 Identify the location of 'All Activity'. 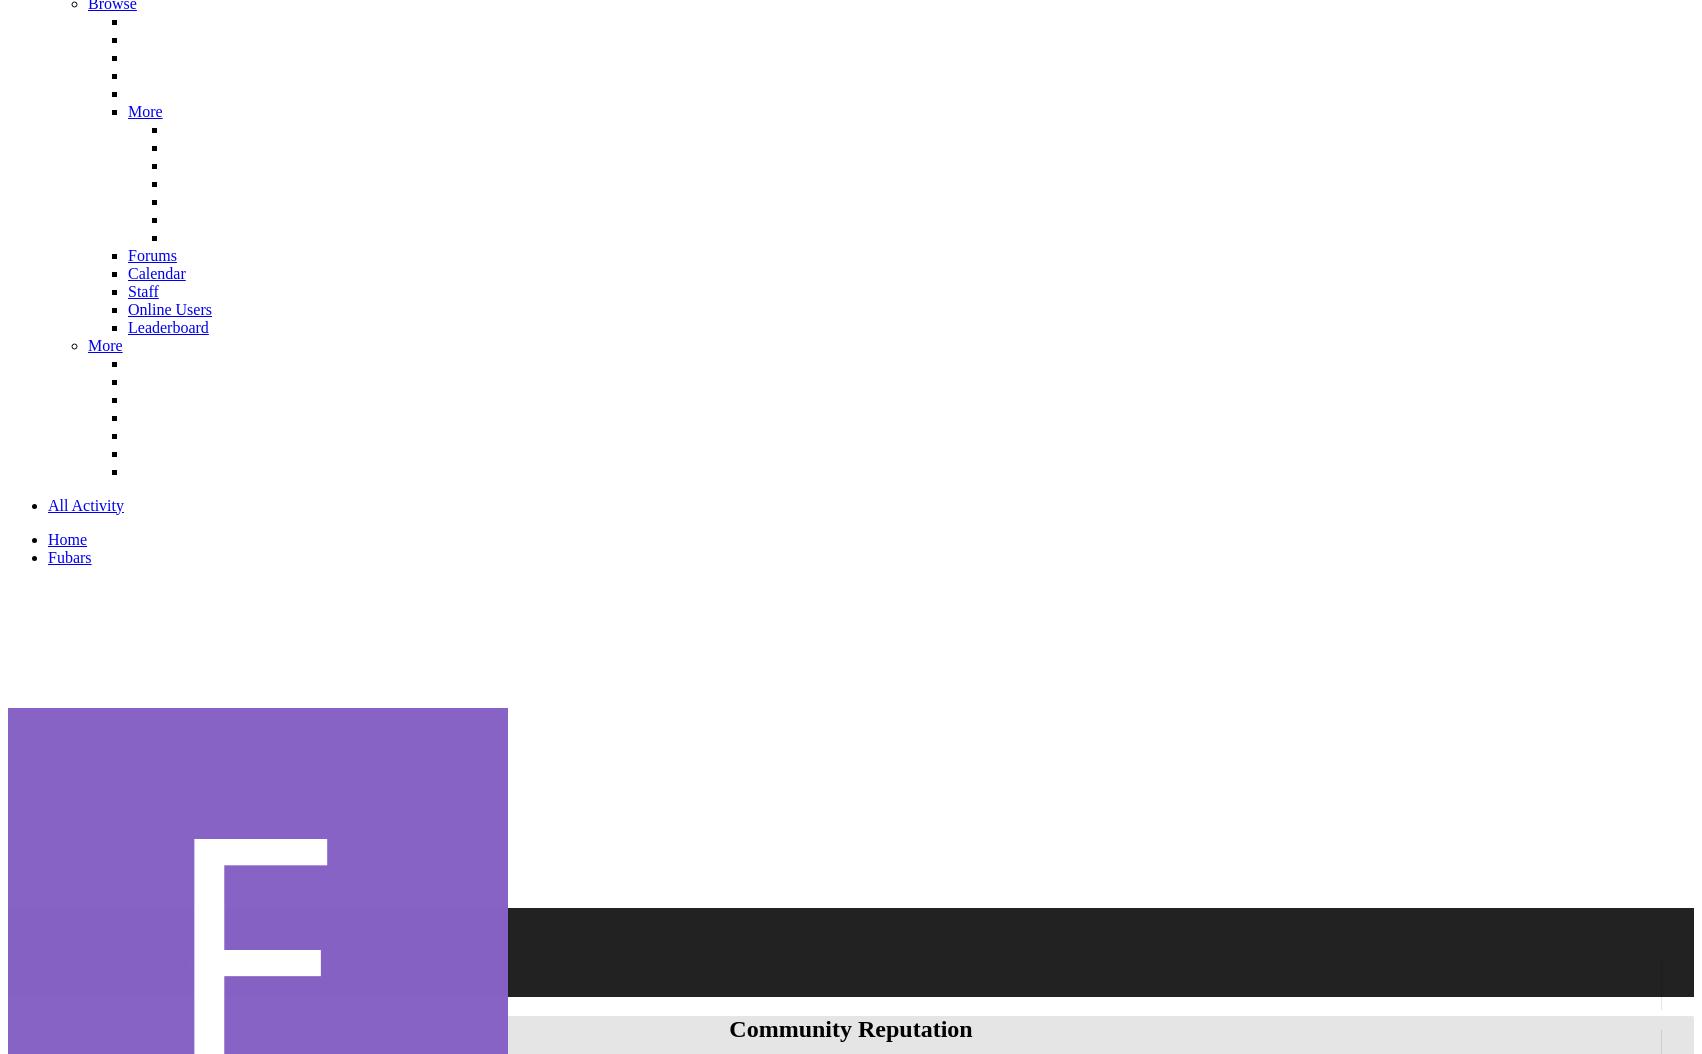
(85, 503).